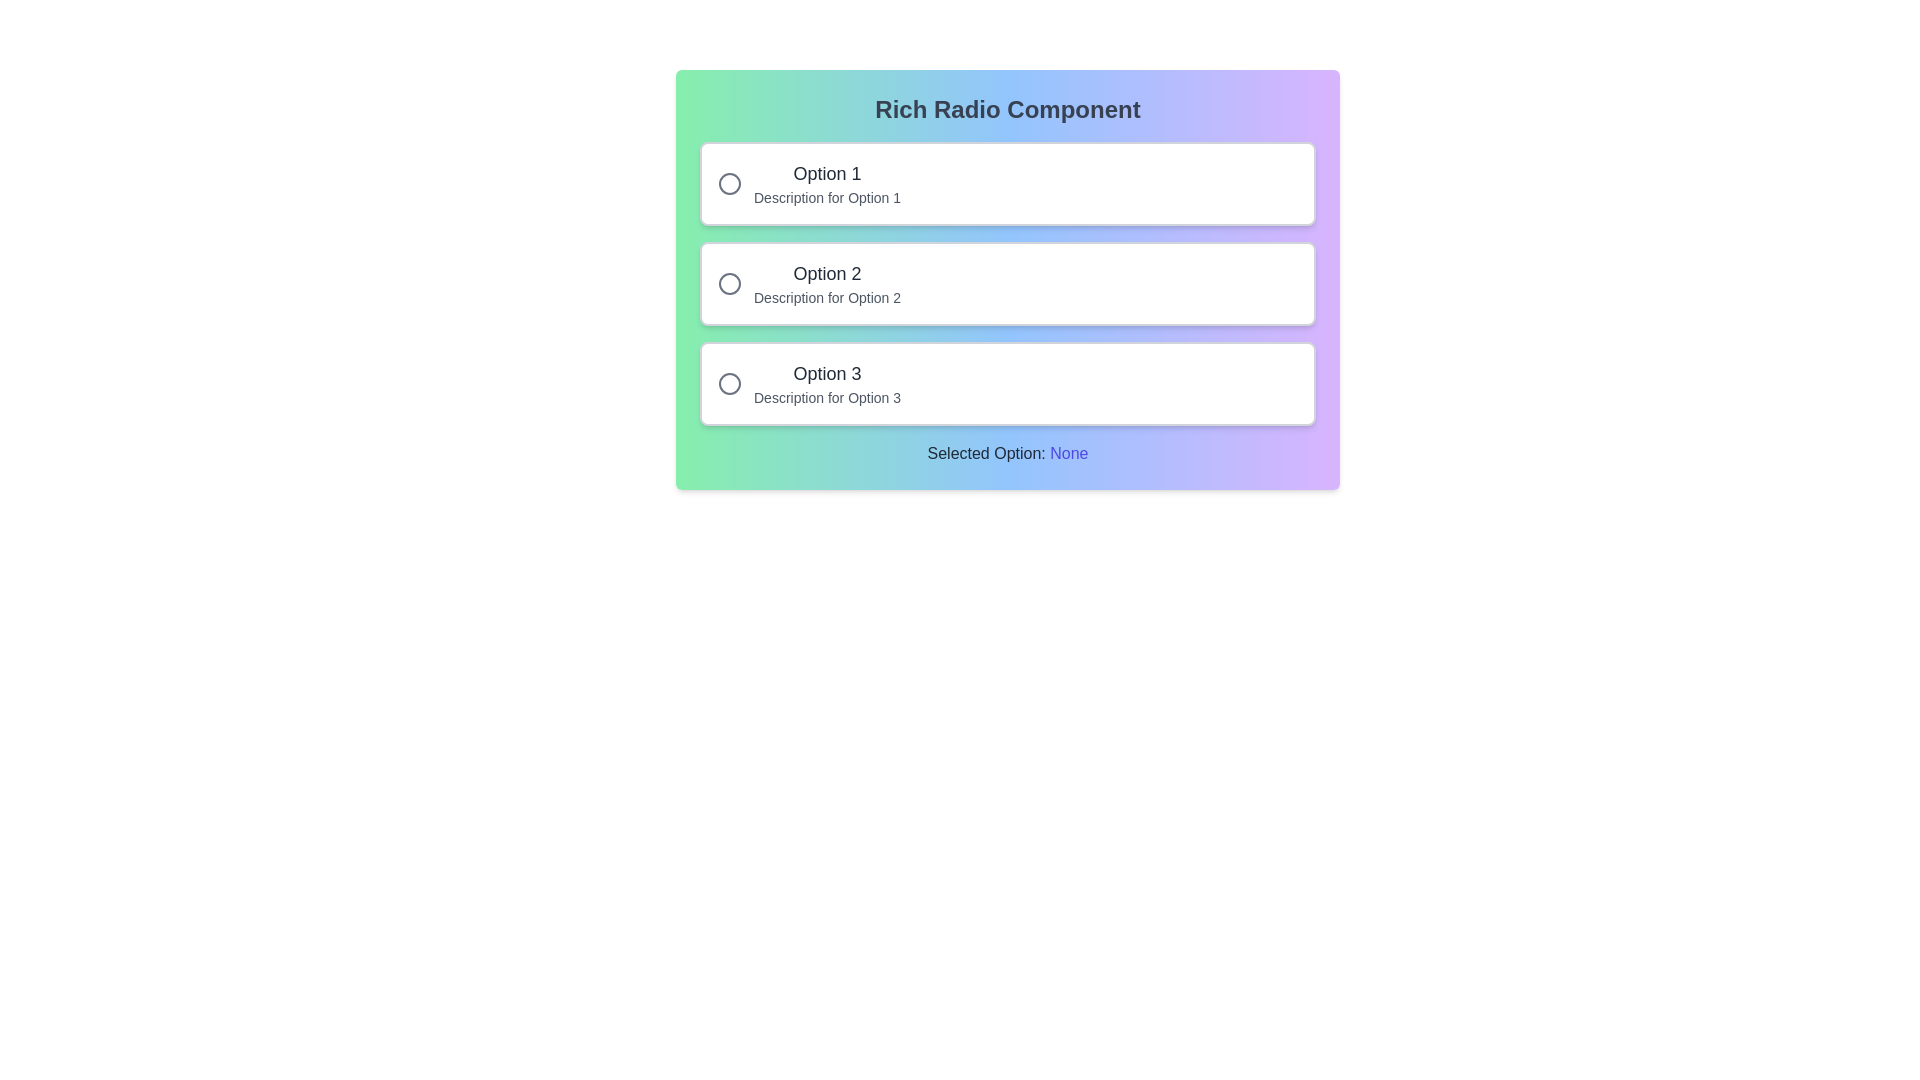 This screenshot has height=1080, width=1920. What do you see at coordinates (1008, 384) in the screenshot?
I see `the third radio button option card in the vertically arranged group to observe hover effects` at bounding box center [1008, 384].